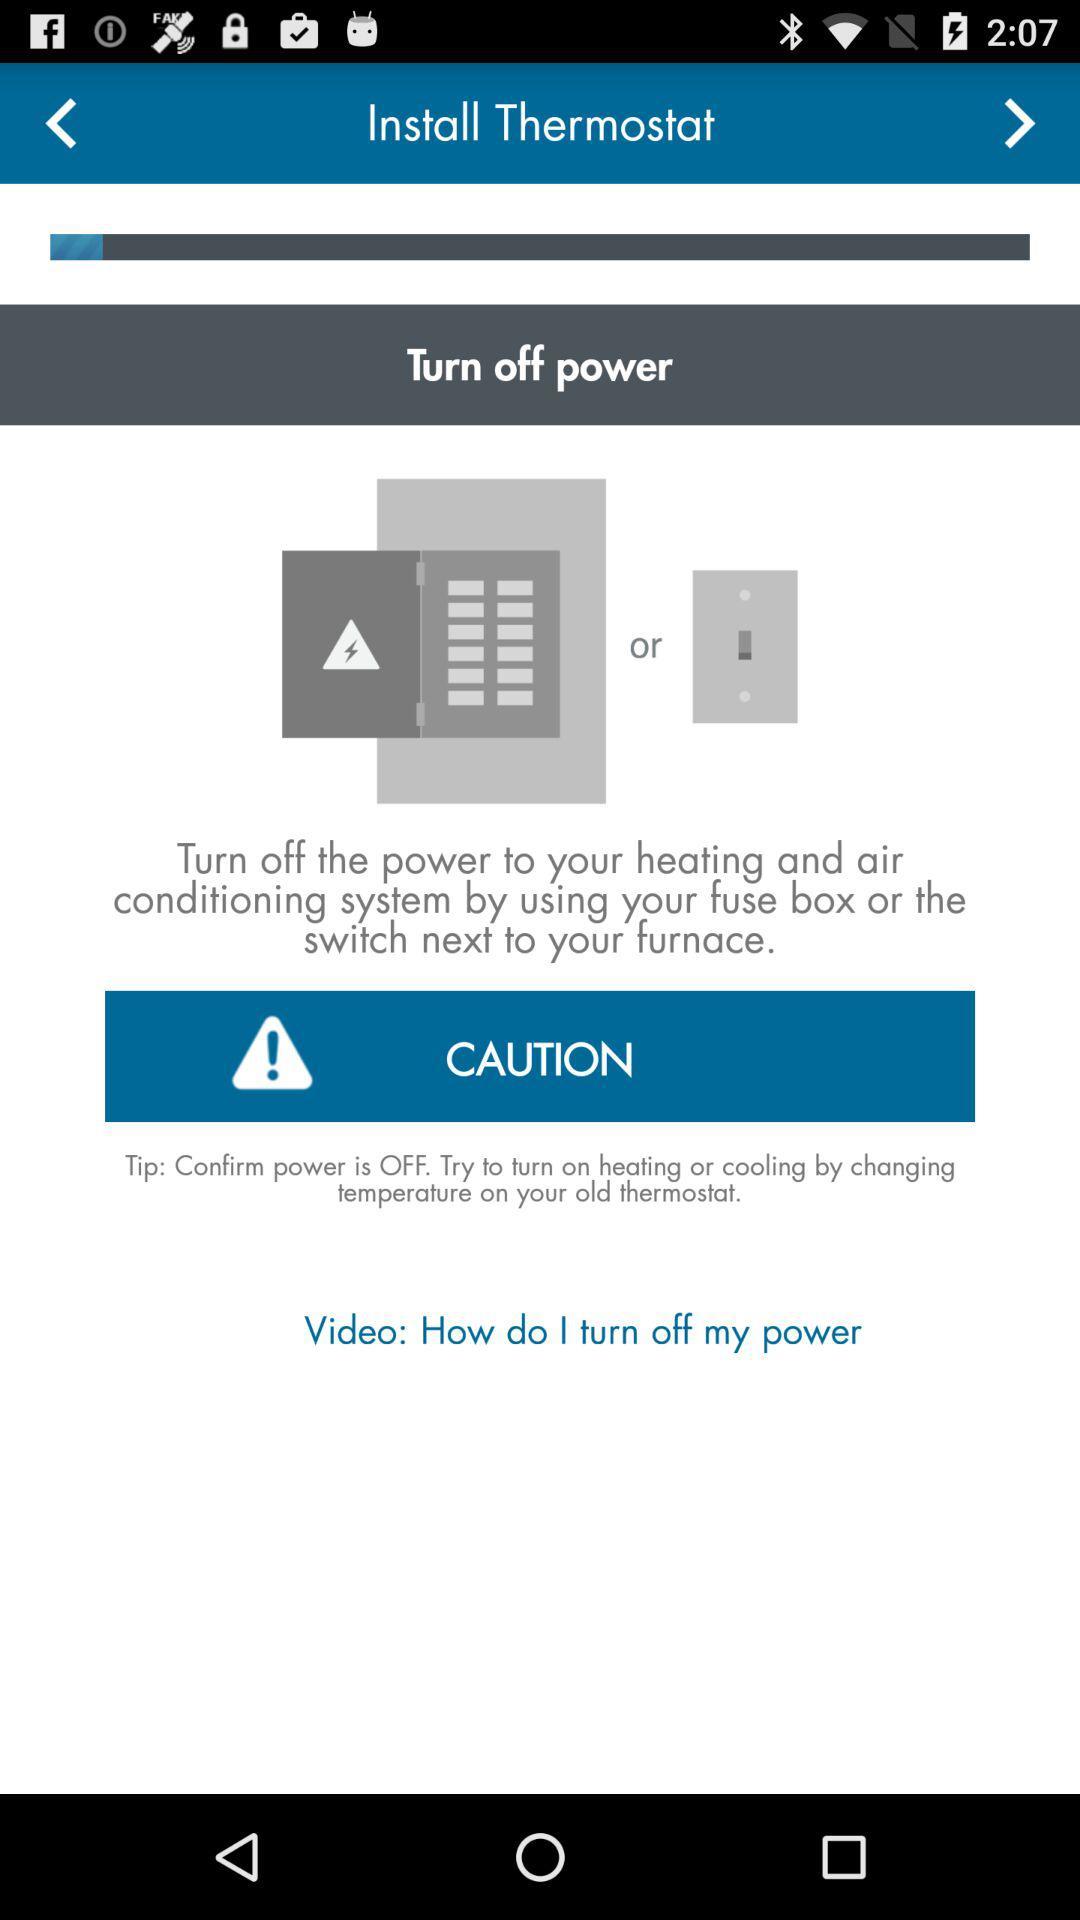 This screenshot has width=1080, height=1920. What do you see at coordinates (1019, 122) in the screenshot?
I see `next` at bounding box center [1019, 122].